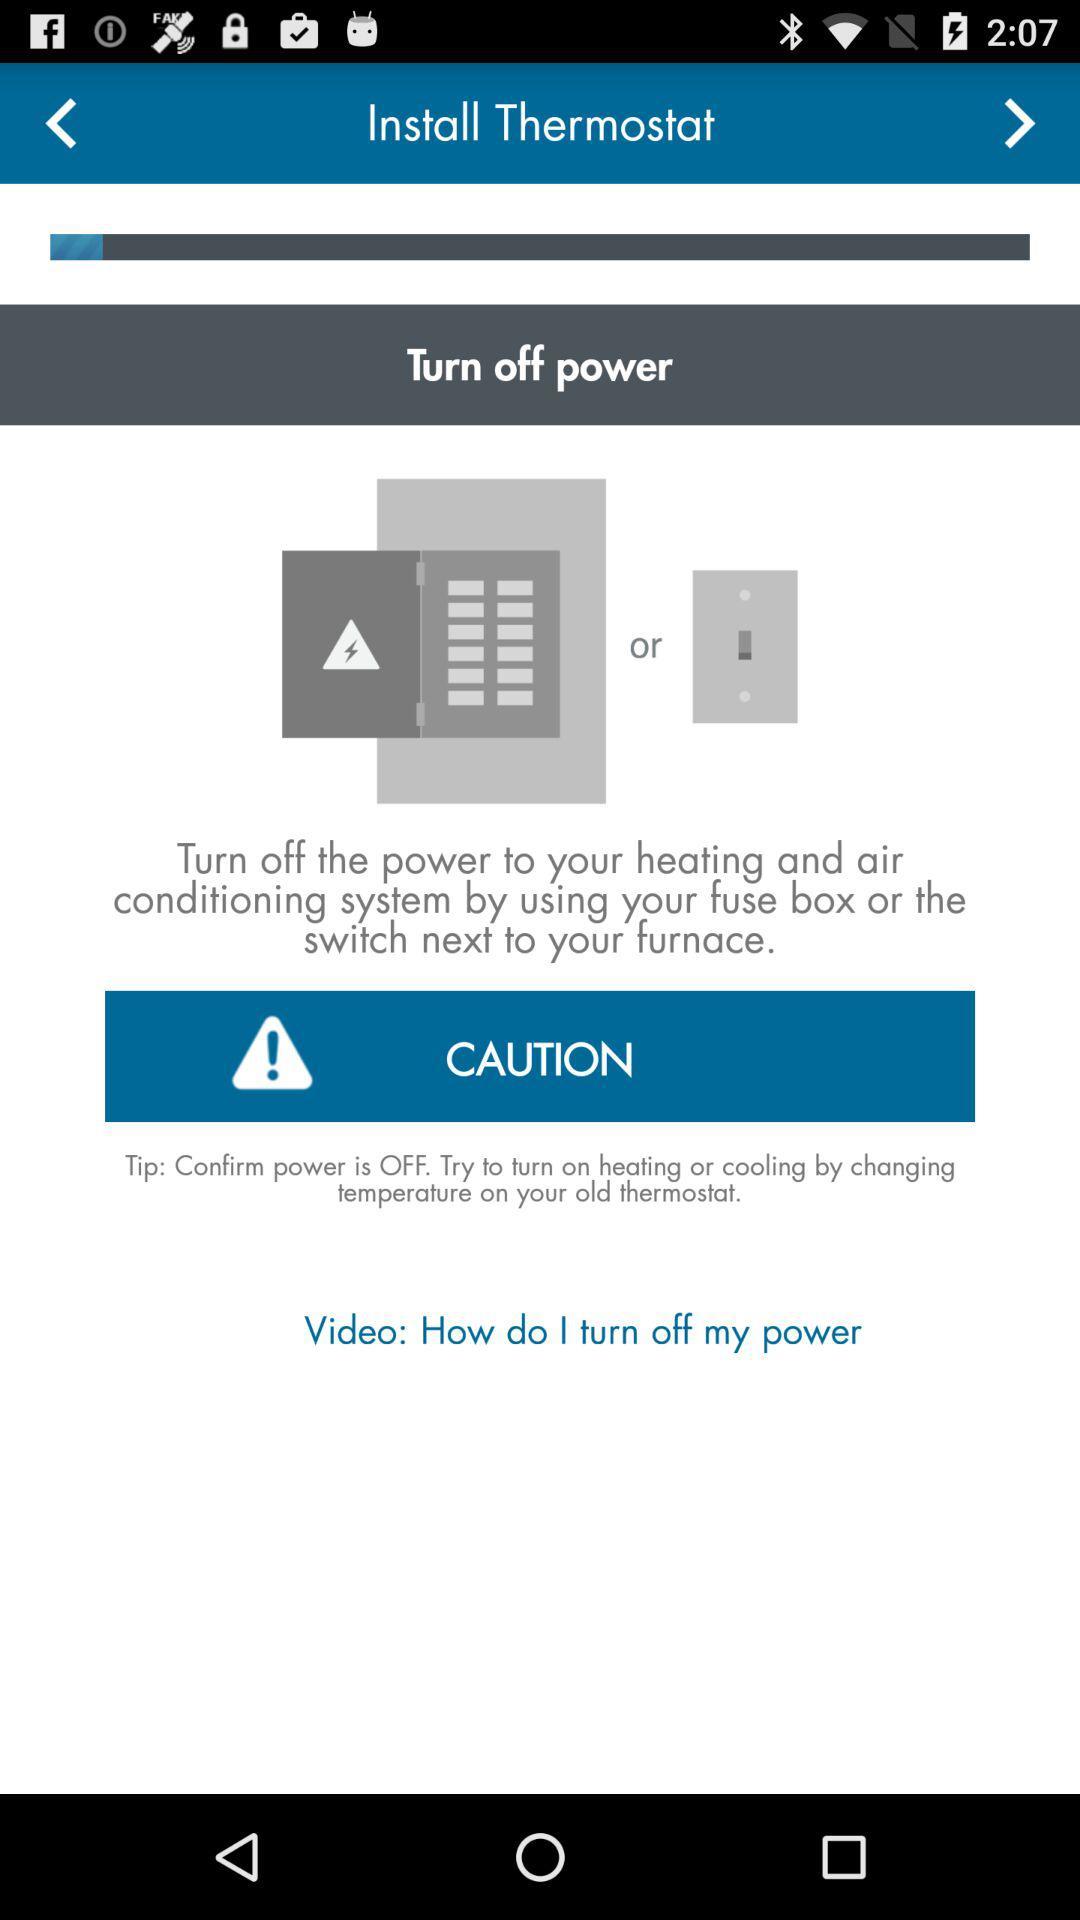 This screenshot has width=1080, height=1920. What do you see at coordinates (1019, 122) in the screenshot?
I see `next` at bounding box center [1019, 122].